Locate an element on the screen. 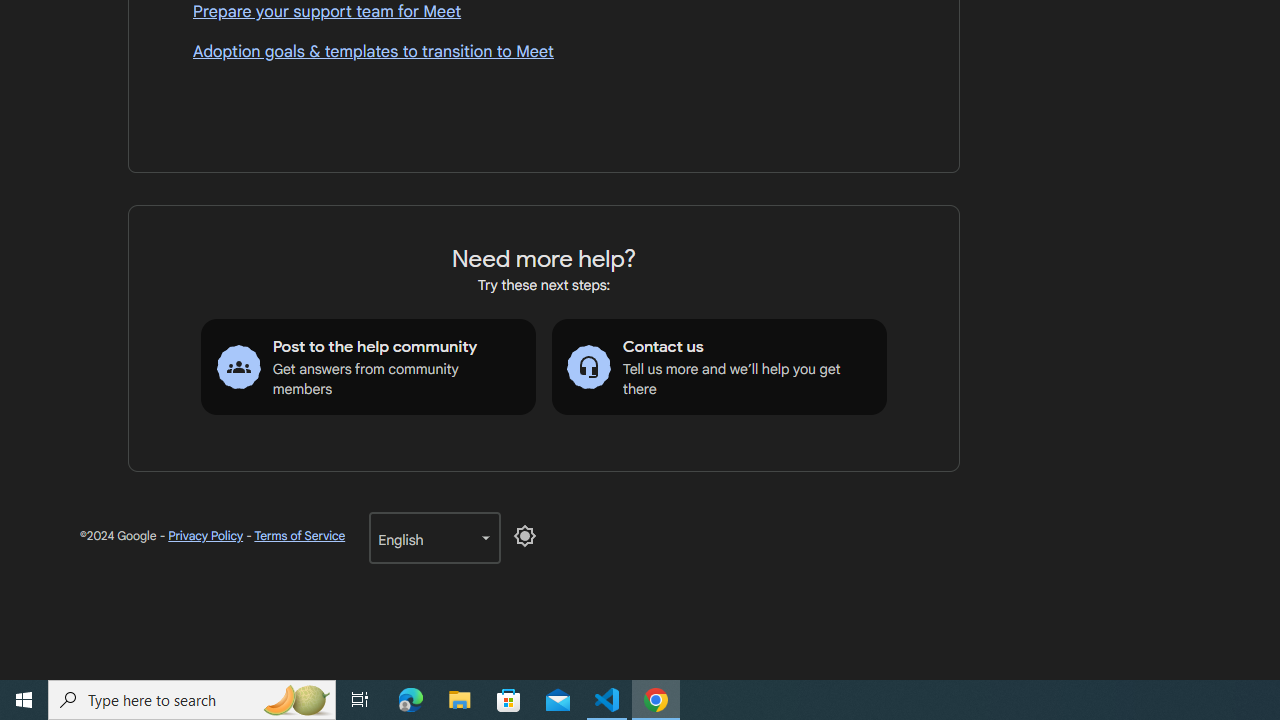 This screenshot has width=1280, height=720. 'Disable Dark Mode' is located at coordinates (525, 535).